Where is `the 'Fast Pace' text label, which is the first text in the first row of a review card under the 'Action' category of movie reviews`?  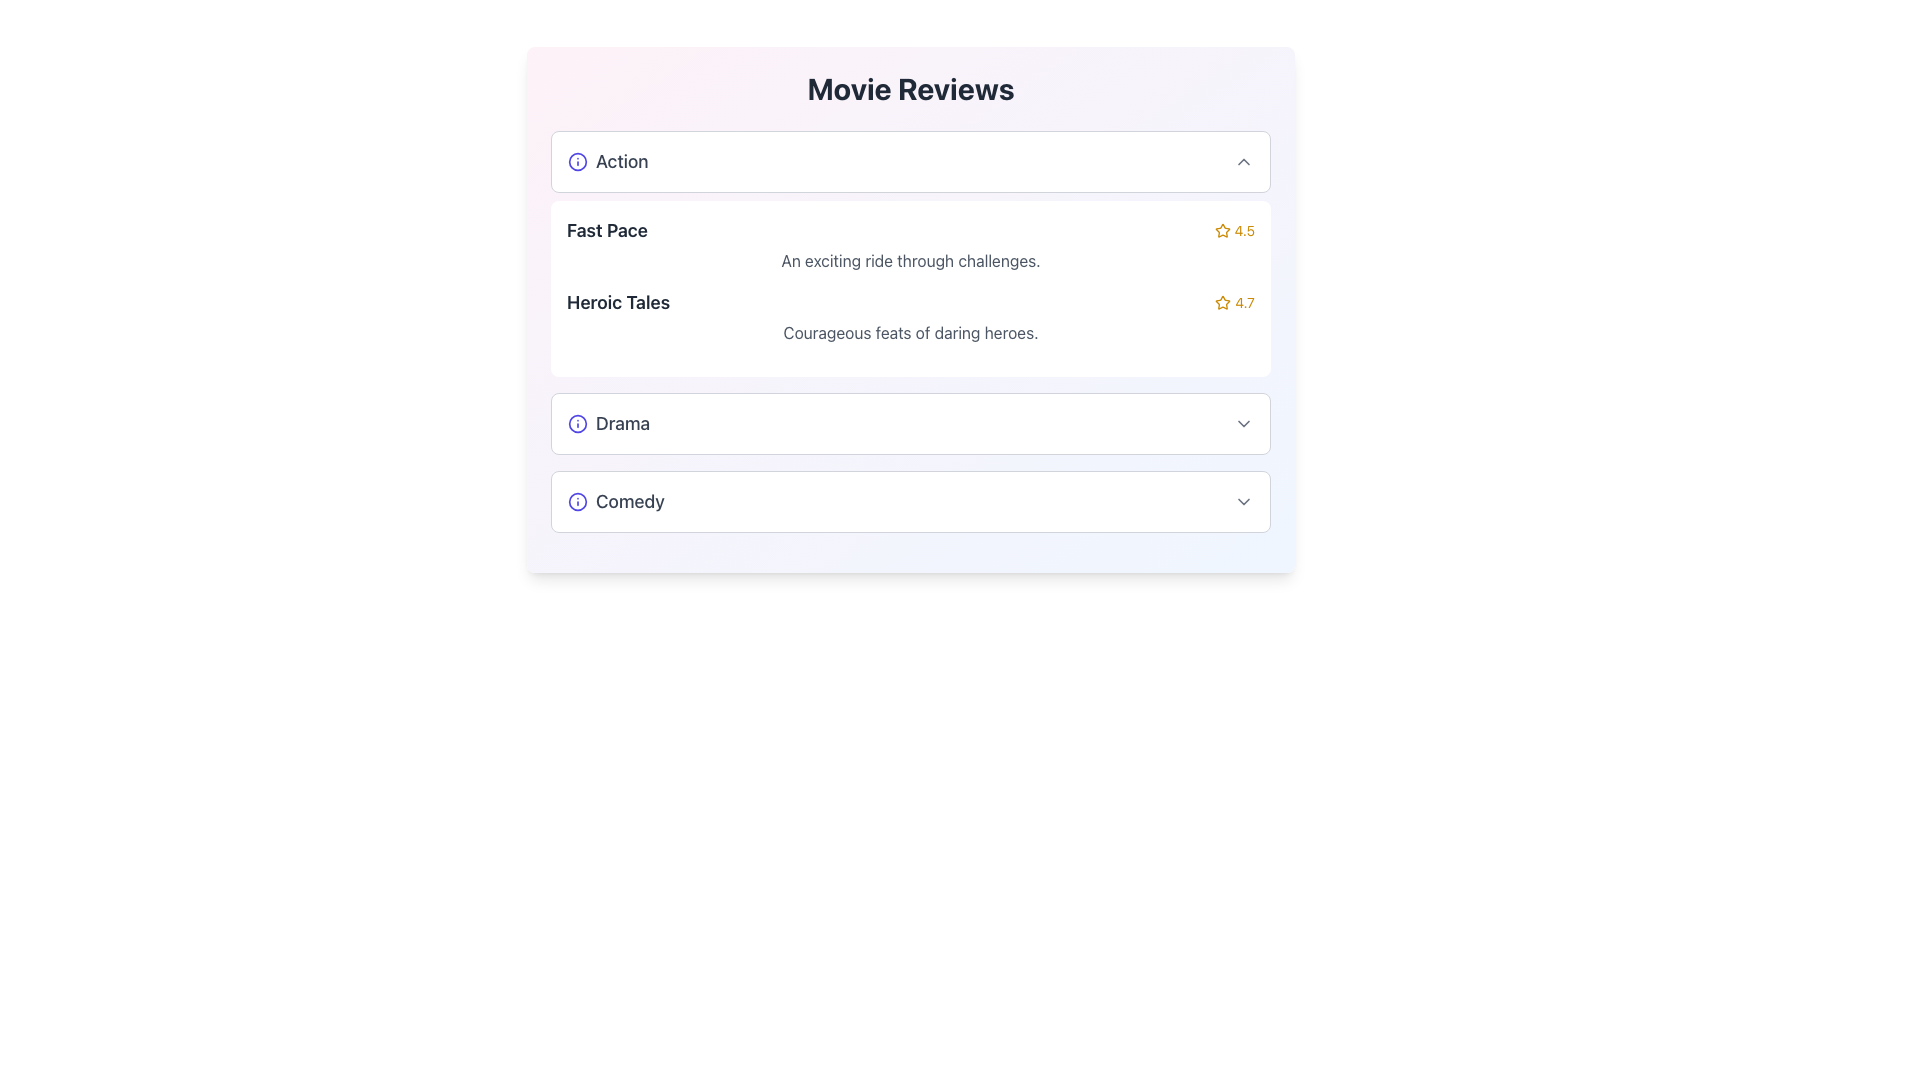
the 'Fast Pace' text label, which is the first text in the first row of a review card under the 'Action' category of movie reviews is located at coordinates (606, 230).